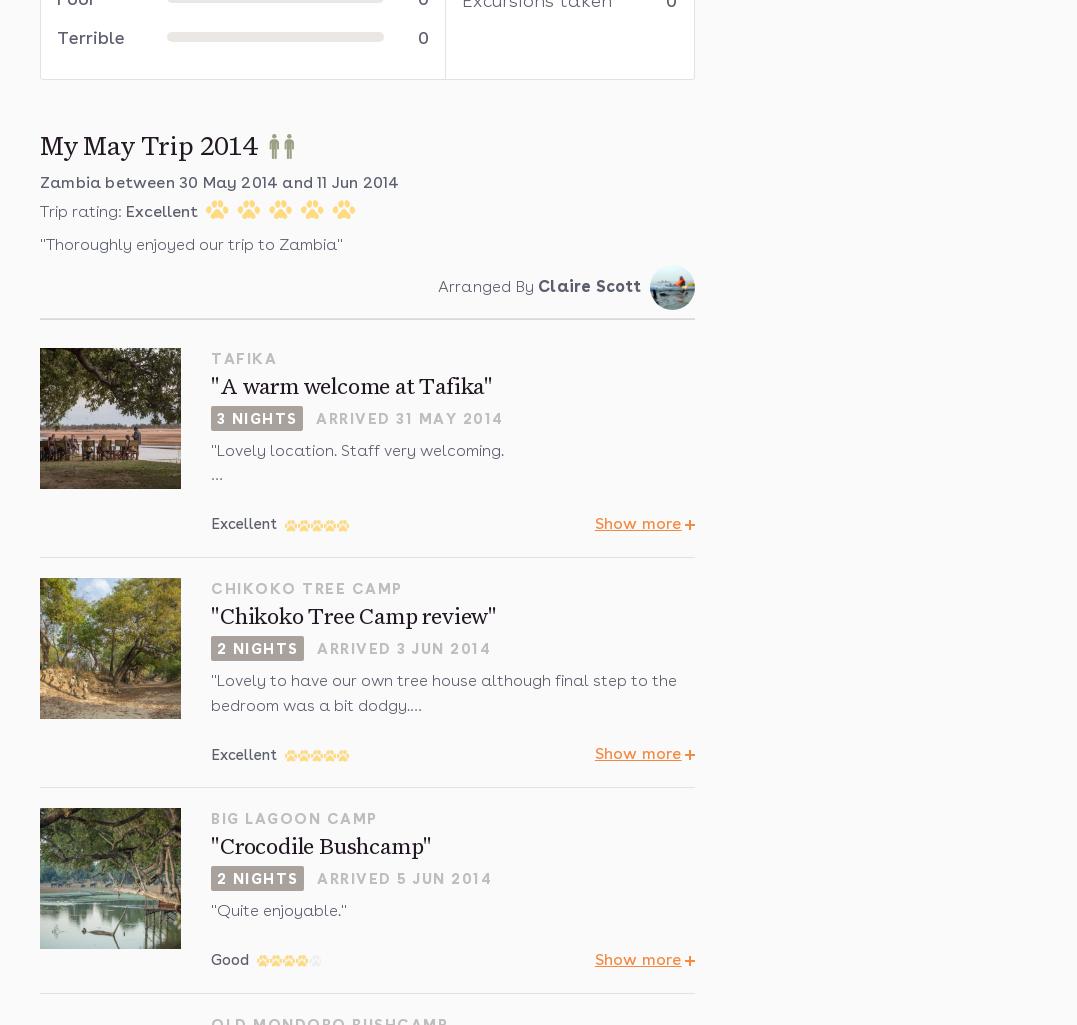  Describe the element at coordinates (278, 909) in the screenshot. I see `'"Quite enjoyable."'` at that location.